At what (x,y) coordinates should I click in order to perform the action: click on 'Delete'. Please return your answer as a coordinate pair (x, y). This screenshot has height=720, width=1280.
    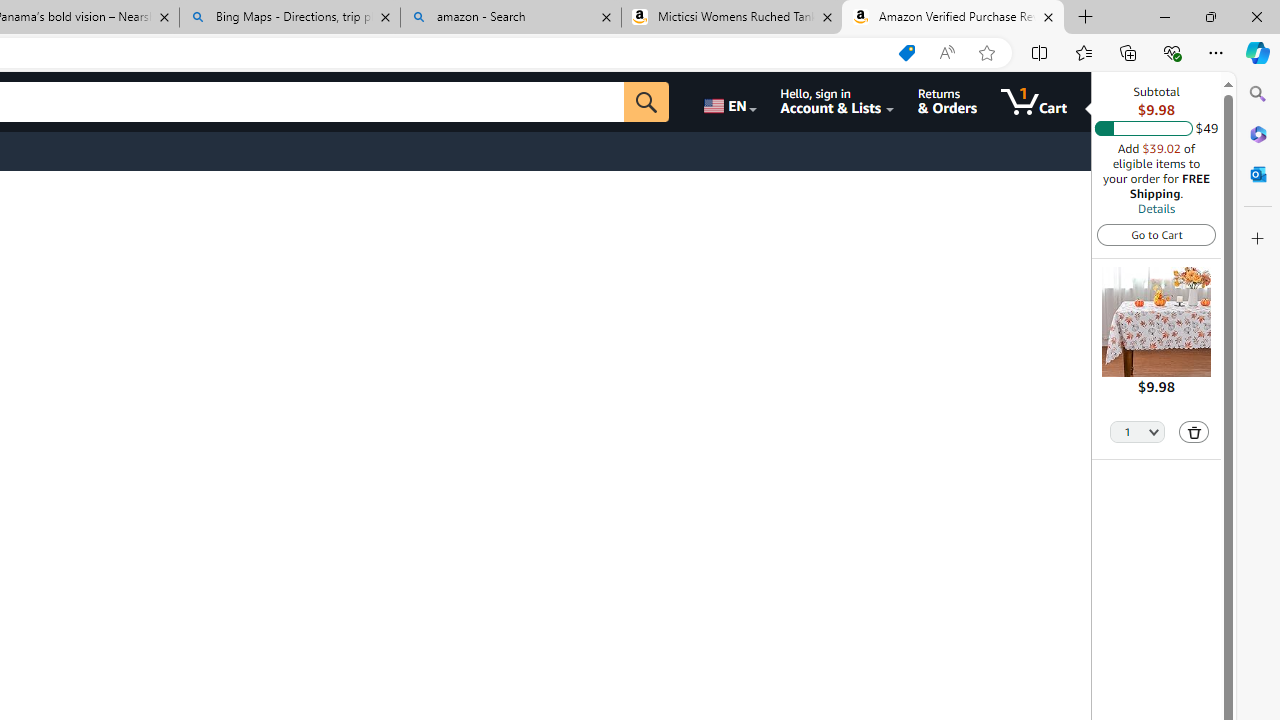
    Looking at the image, I should click on (1194, 431).